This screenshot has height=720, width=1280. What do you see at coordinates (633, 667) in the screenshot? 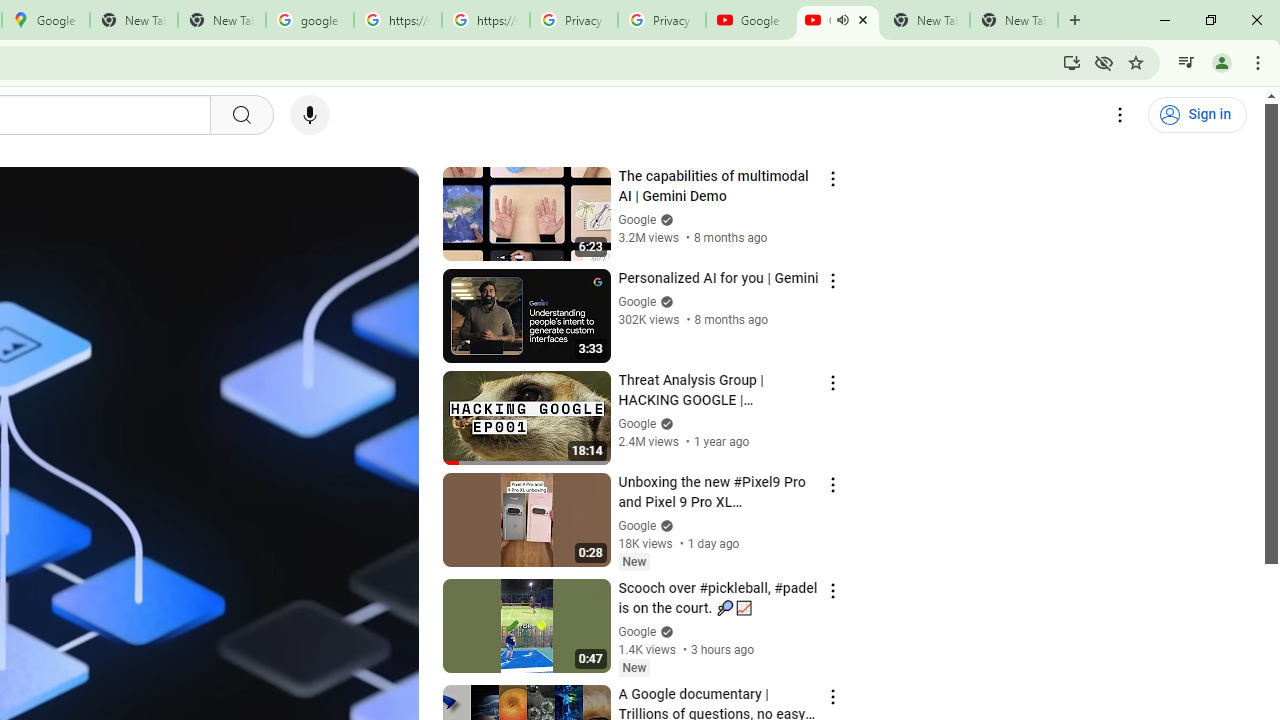
I see `'New'` at bounding box center [633, 667].